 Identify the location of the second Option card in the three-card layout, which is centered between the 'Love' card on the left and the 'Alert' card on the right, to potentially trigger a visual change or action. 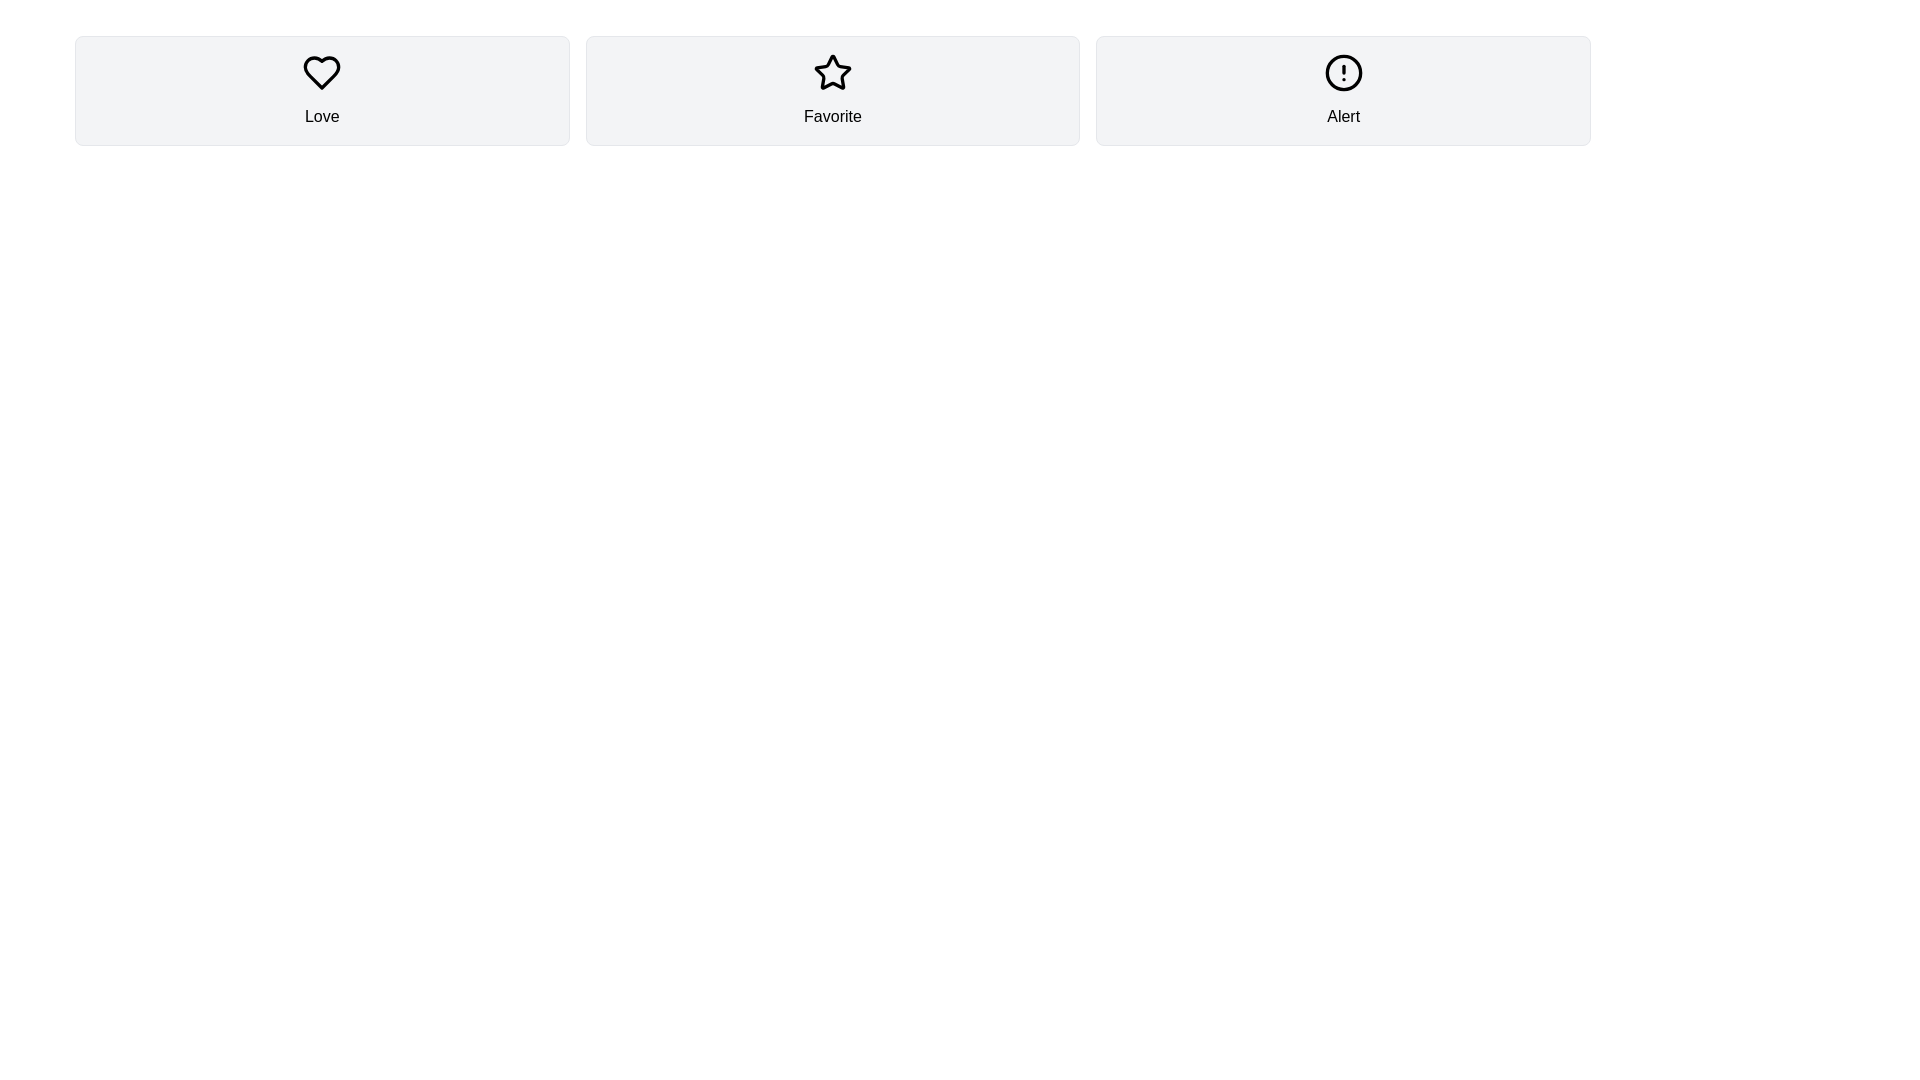
(832, 91).